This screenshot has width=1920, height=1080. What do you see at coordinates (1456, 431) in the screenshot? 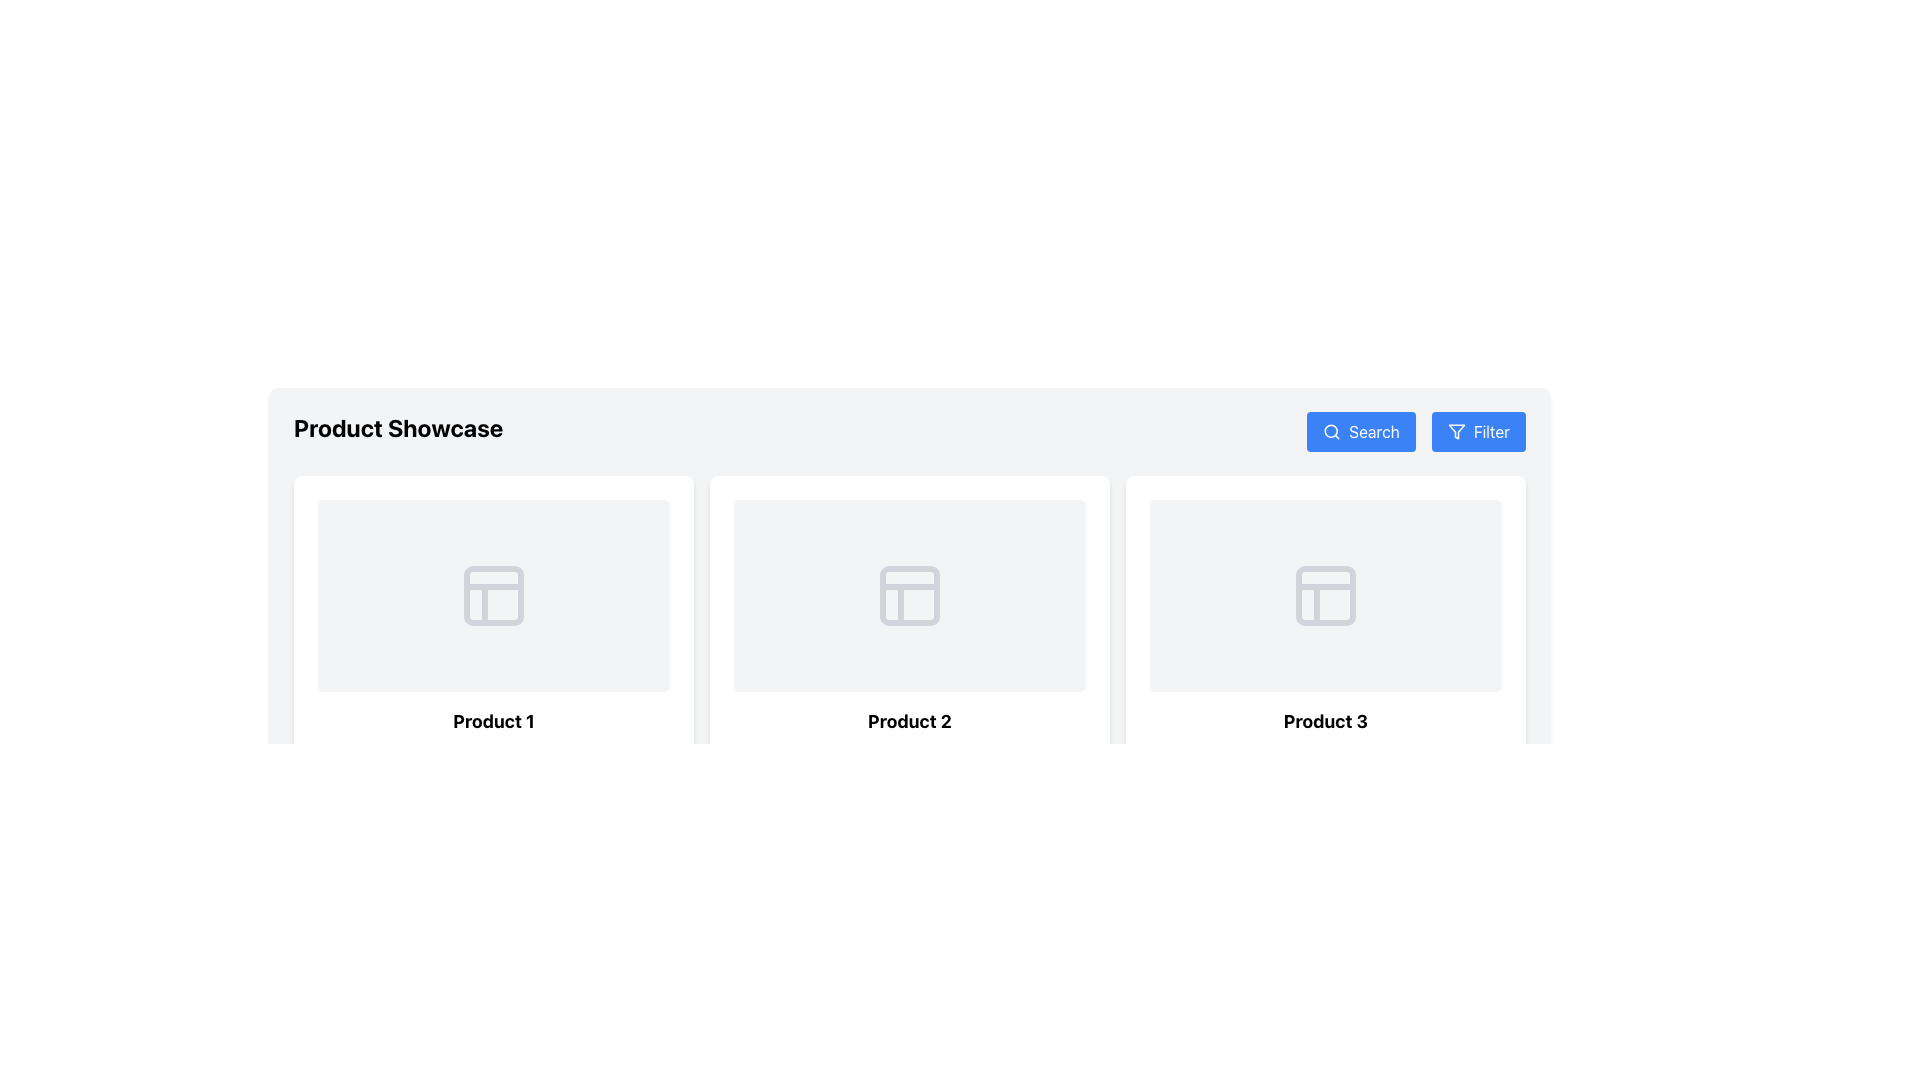
I see `the filtering icon located on the left side of the 'Filter' button in the upper right corner of the interface as a visual indicator` at bounding box center [1456, 431].